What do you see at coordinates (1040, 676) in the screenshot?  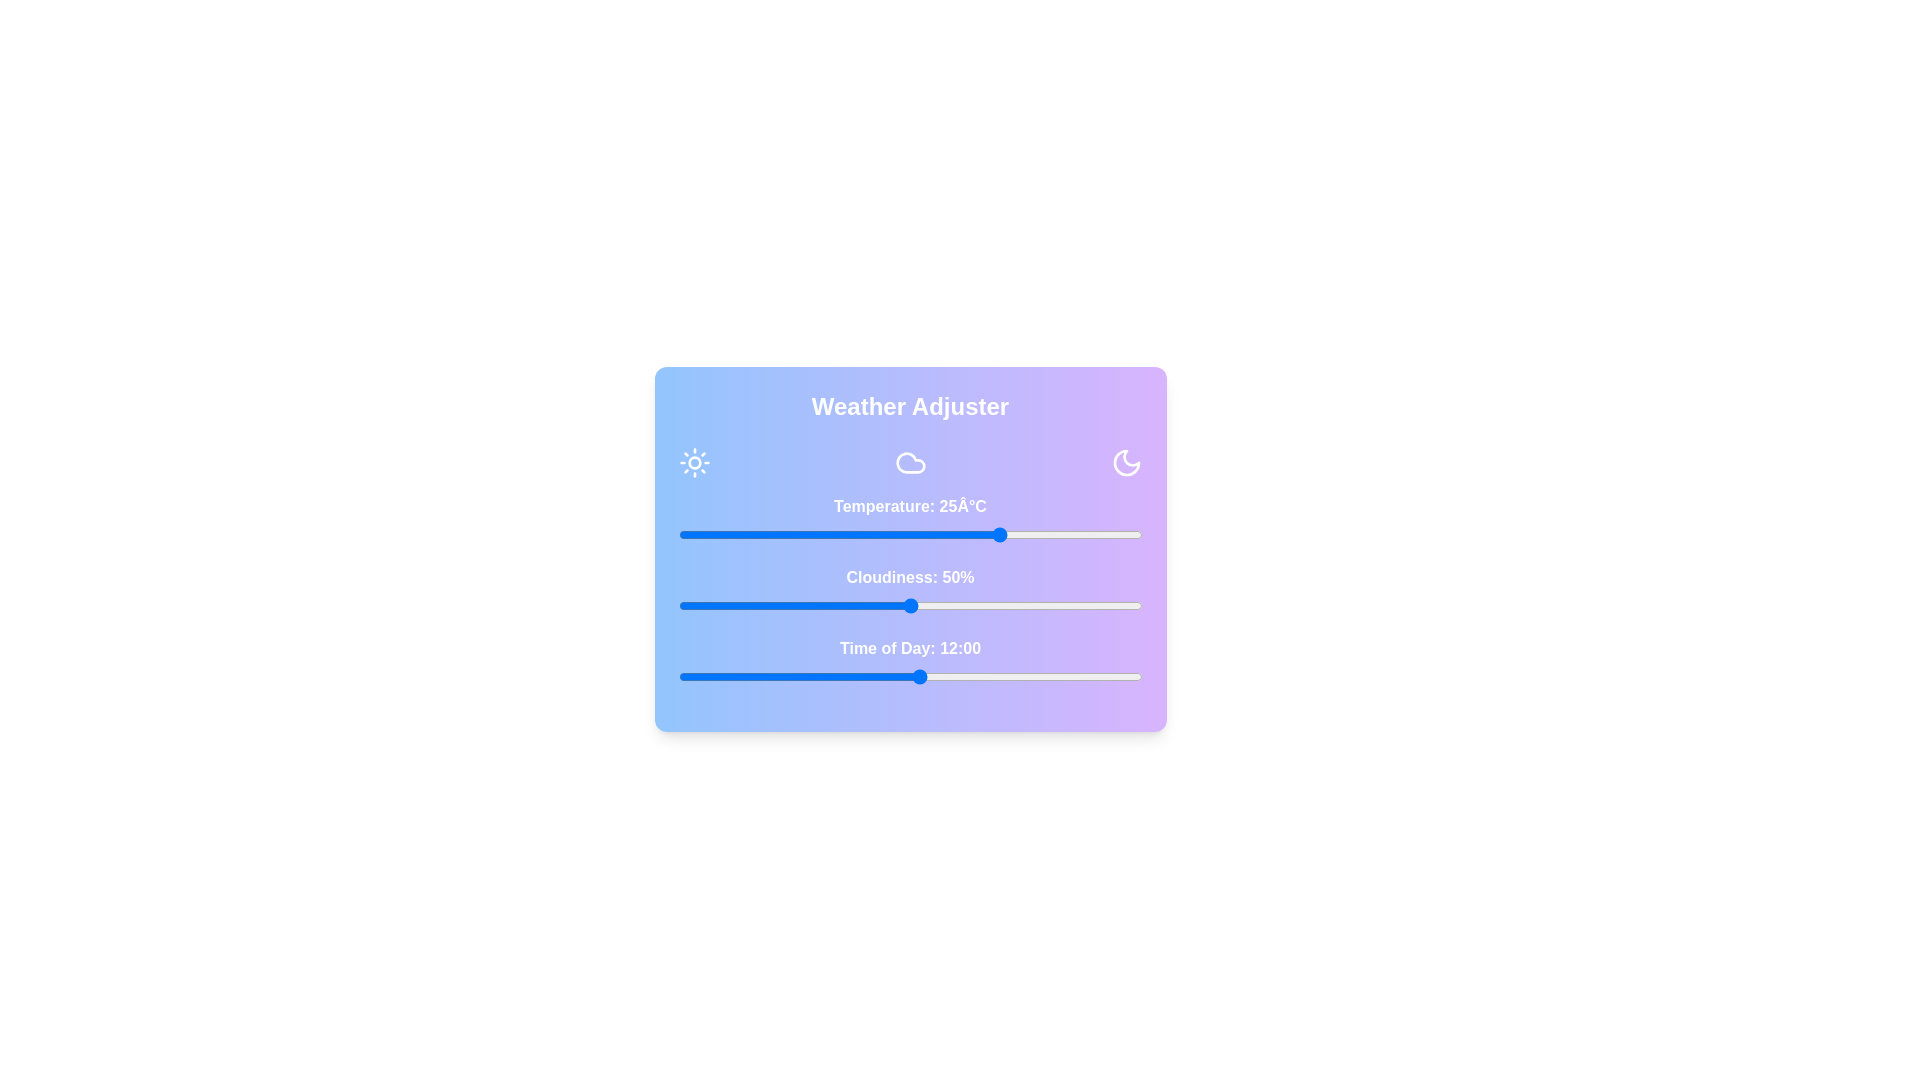 I see `the time of day` at bounding box center [1040, 676].